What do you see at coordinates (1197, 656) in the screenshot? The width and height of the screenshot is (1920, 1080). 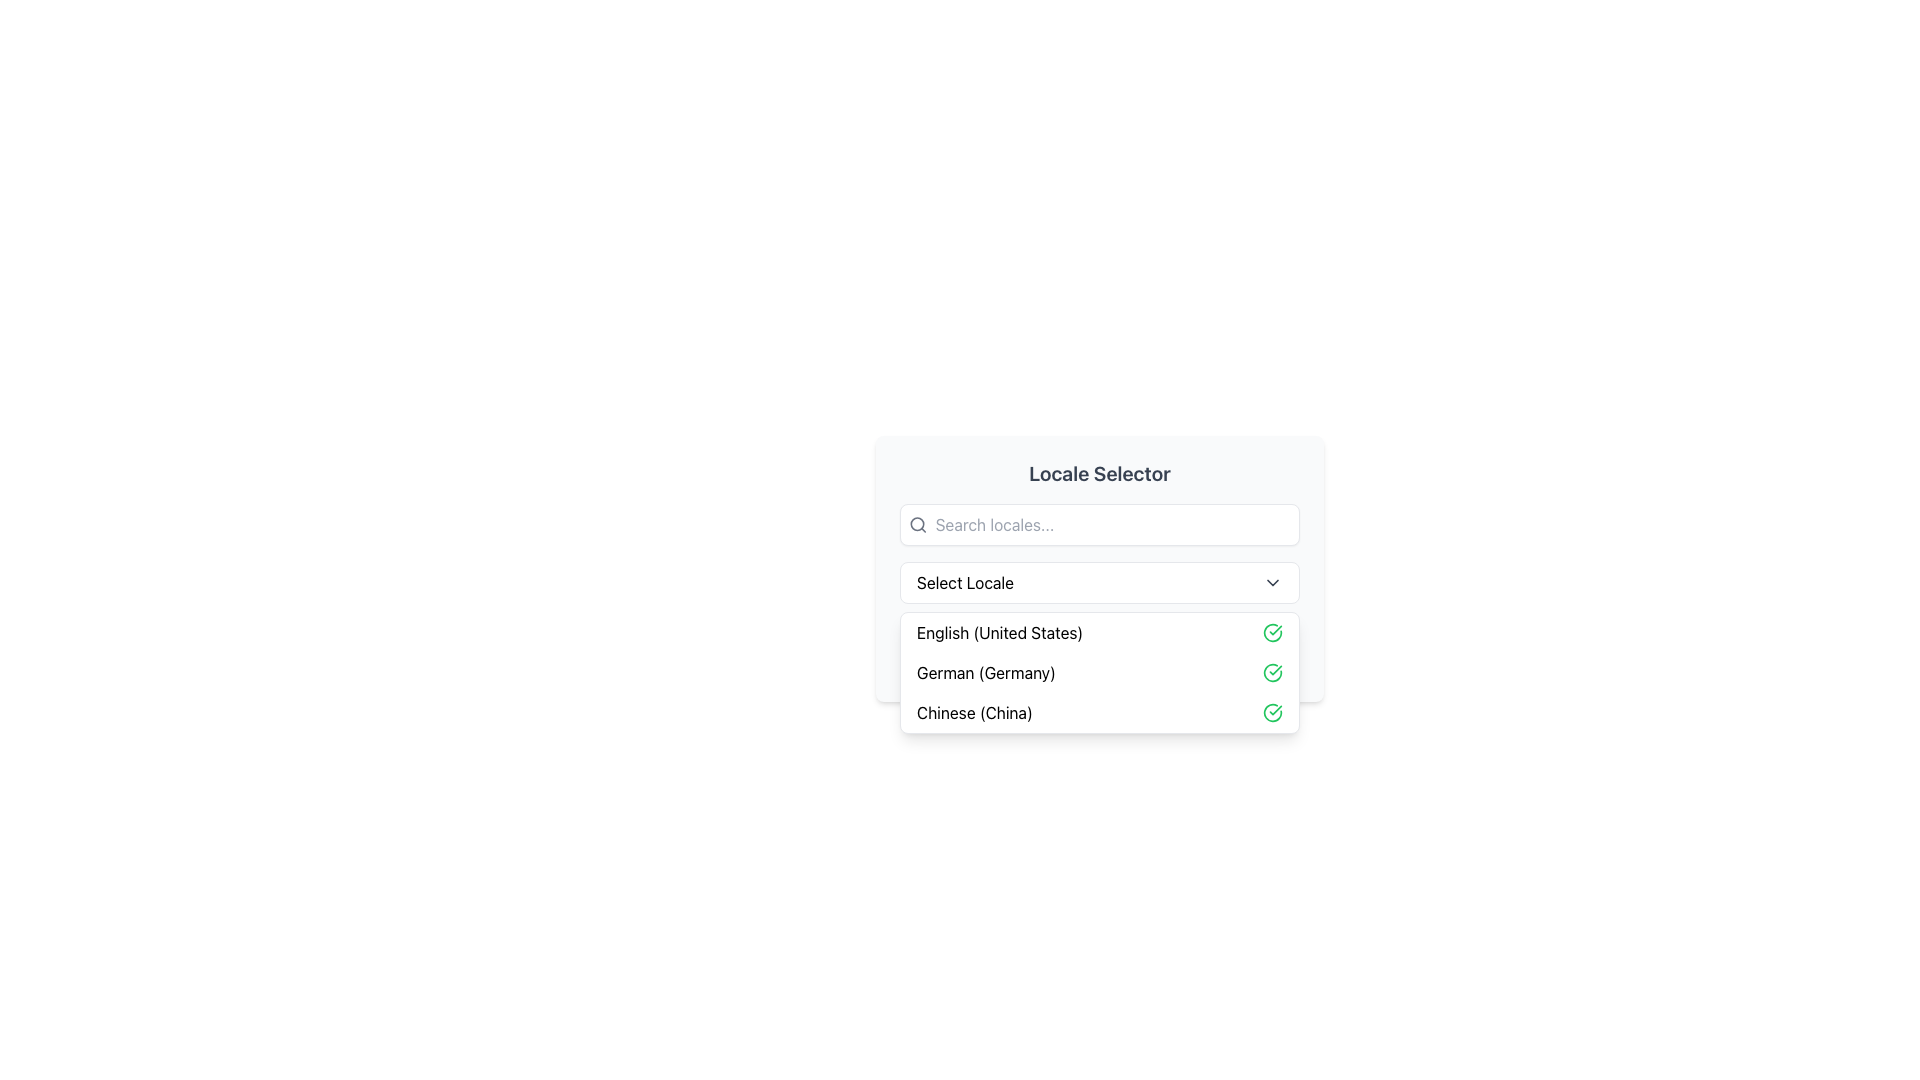 I see `the position of the Marker or Indicator within the 'German (Germany)' dropdown menu item, located to the right of the text label and to the left of the green checkmark icon` at bounding box center [1197, 656].